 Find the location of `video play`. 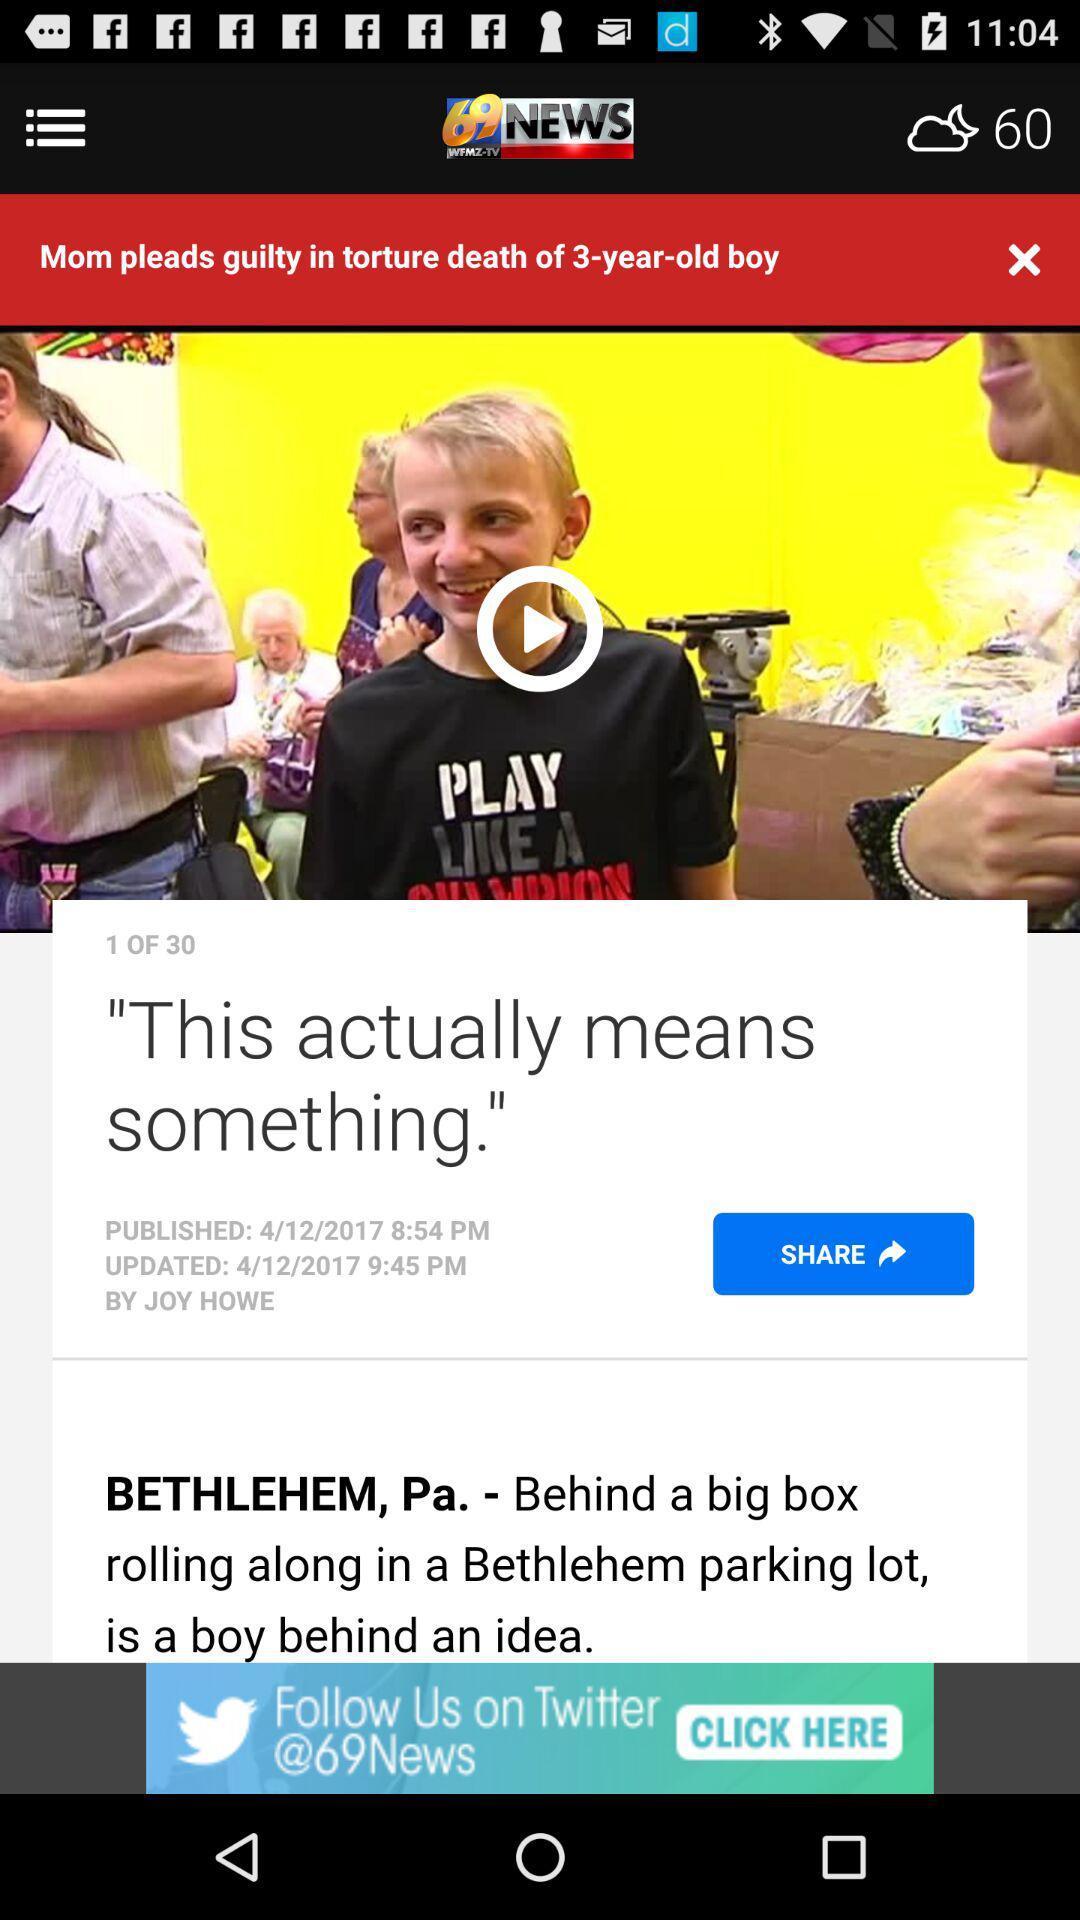

video play is located at coordinates (540, 624).